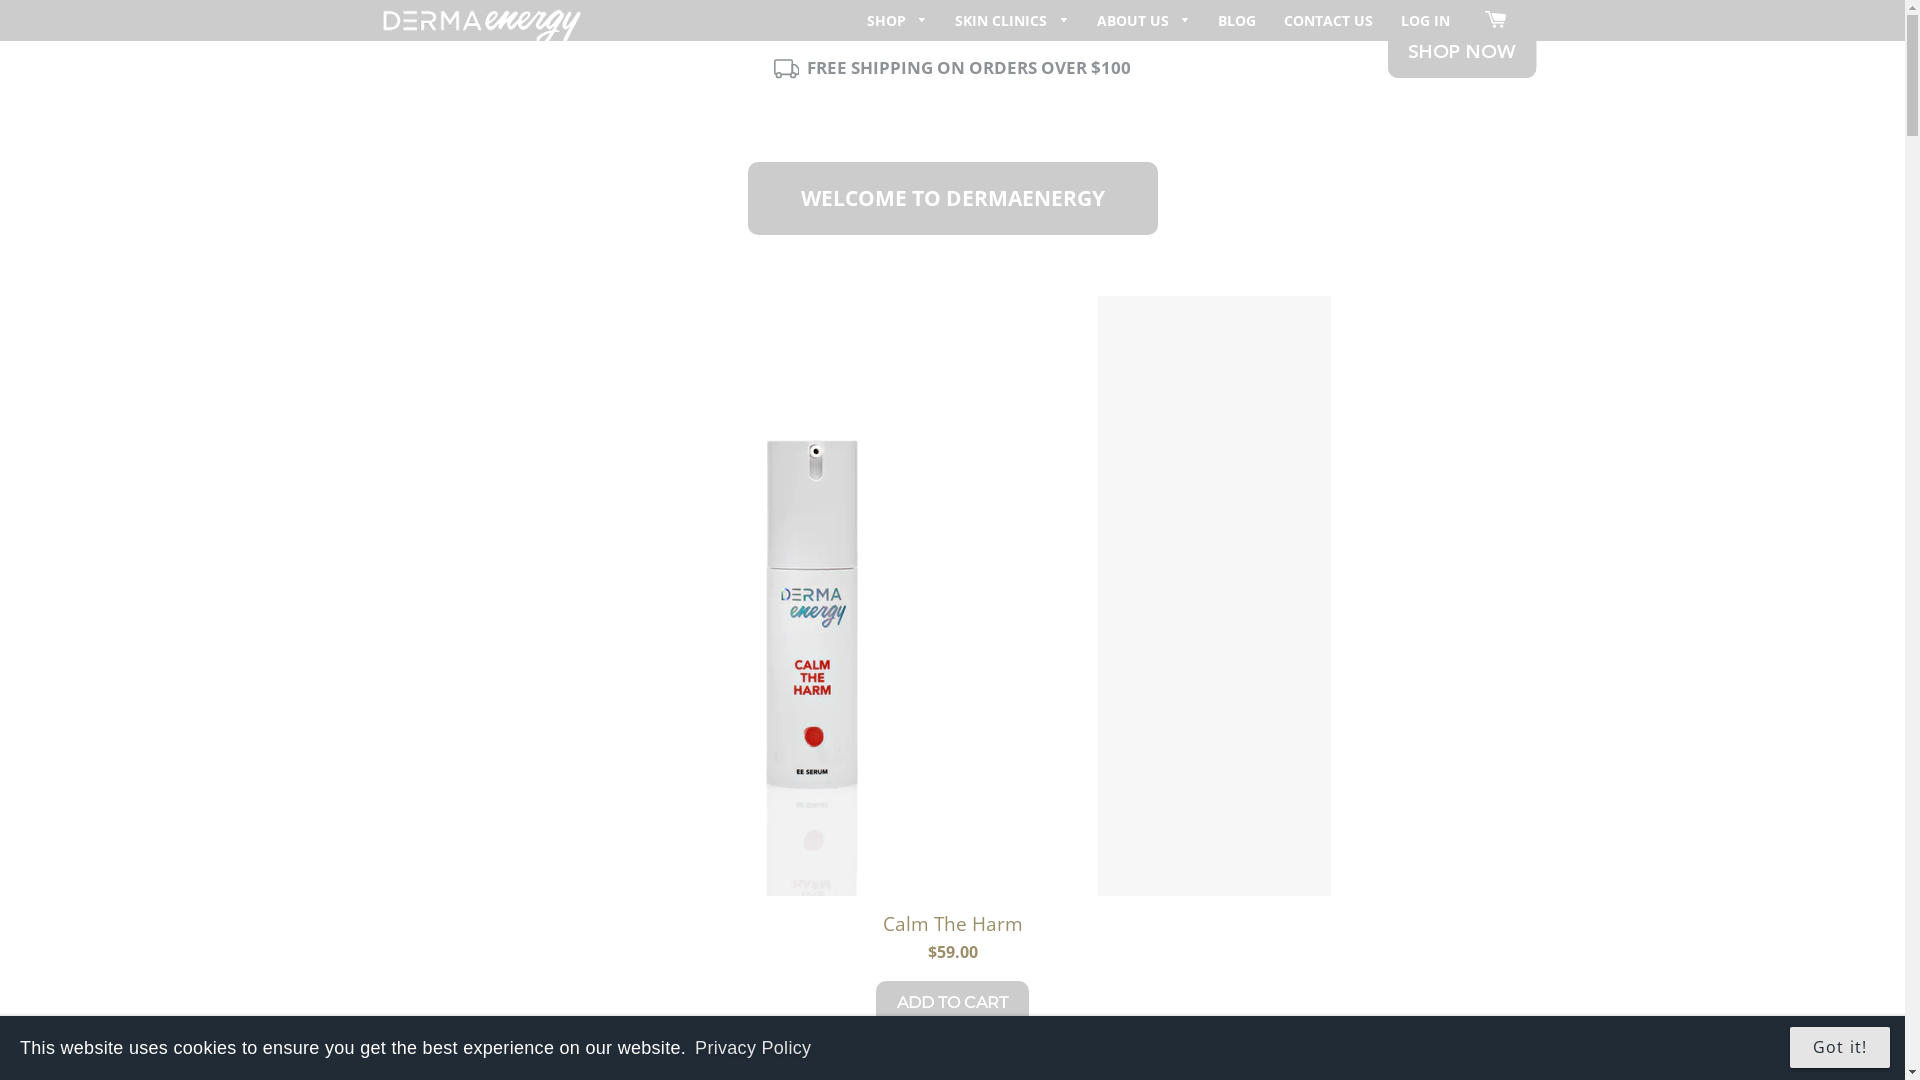  Describe the element at coordinates (1012, 20) in the screenshot. I see `'SKIN CLINICS'` at that location.